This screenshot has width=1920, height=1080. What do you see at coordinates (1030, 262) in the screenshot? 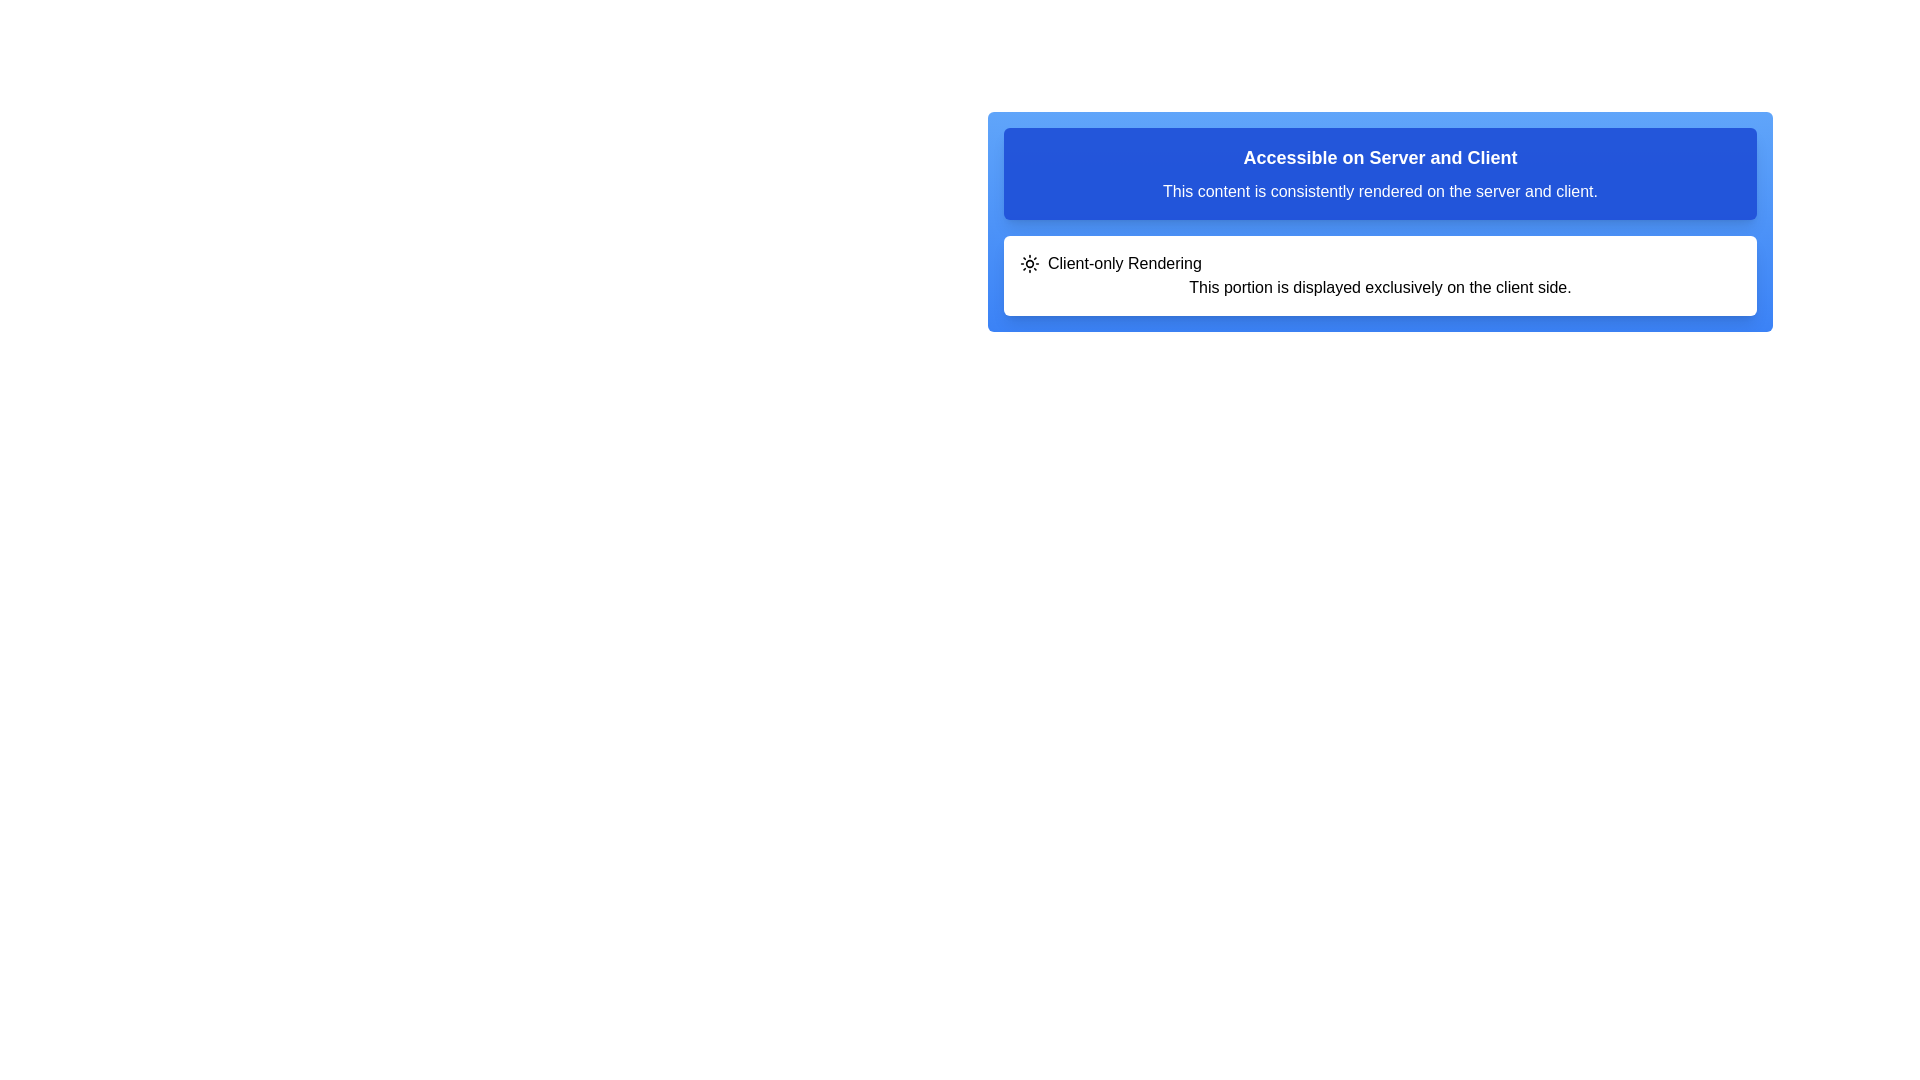
I see `the circular sun-like icon with radiating lines, which is located at the beginning of the row containing the text 'Client-only Rendering'` at bounding box center [1030, 262].